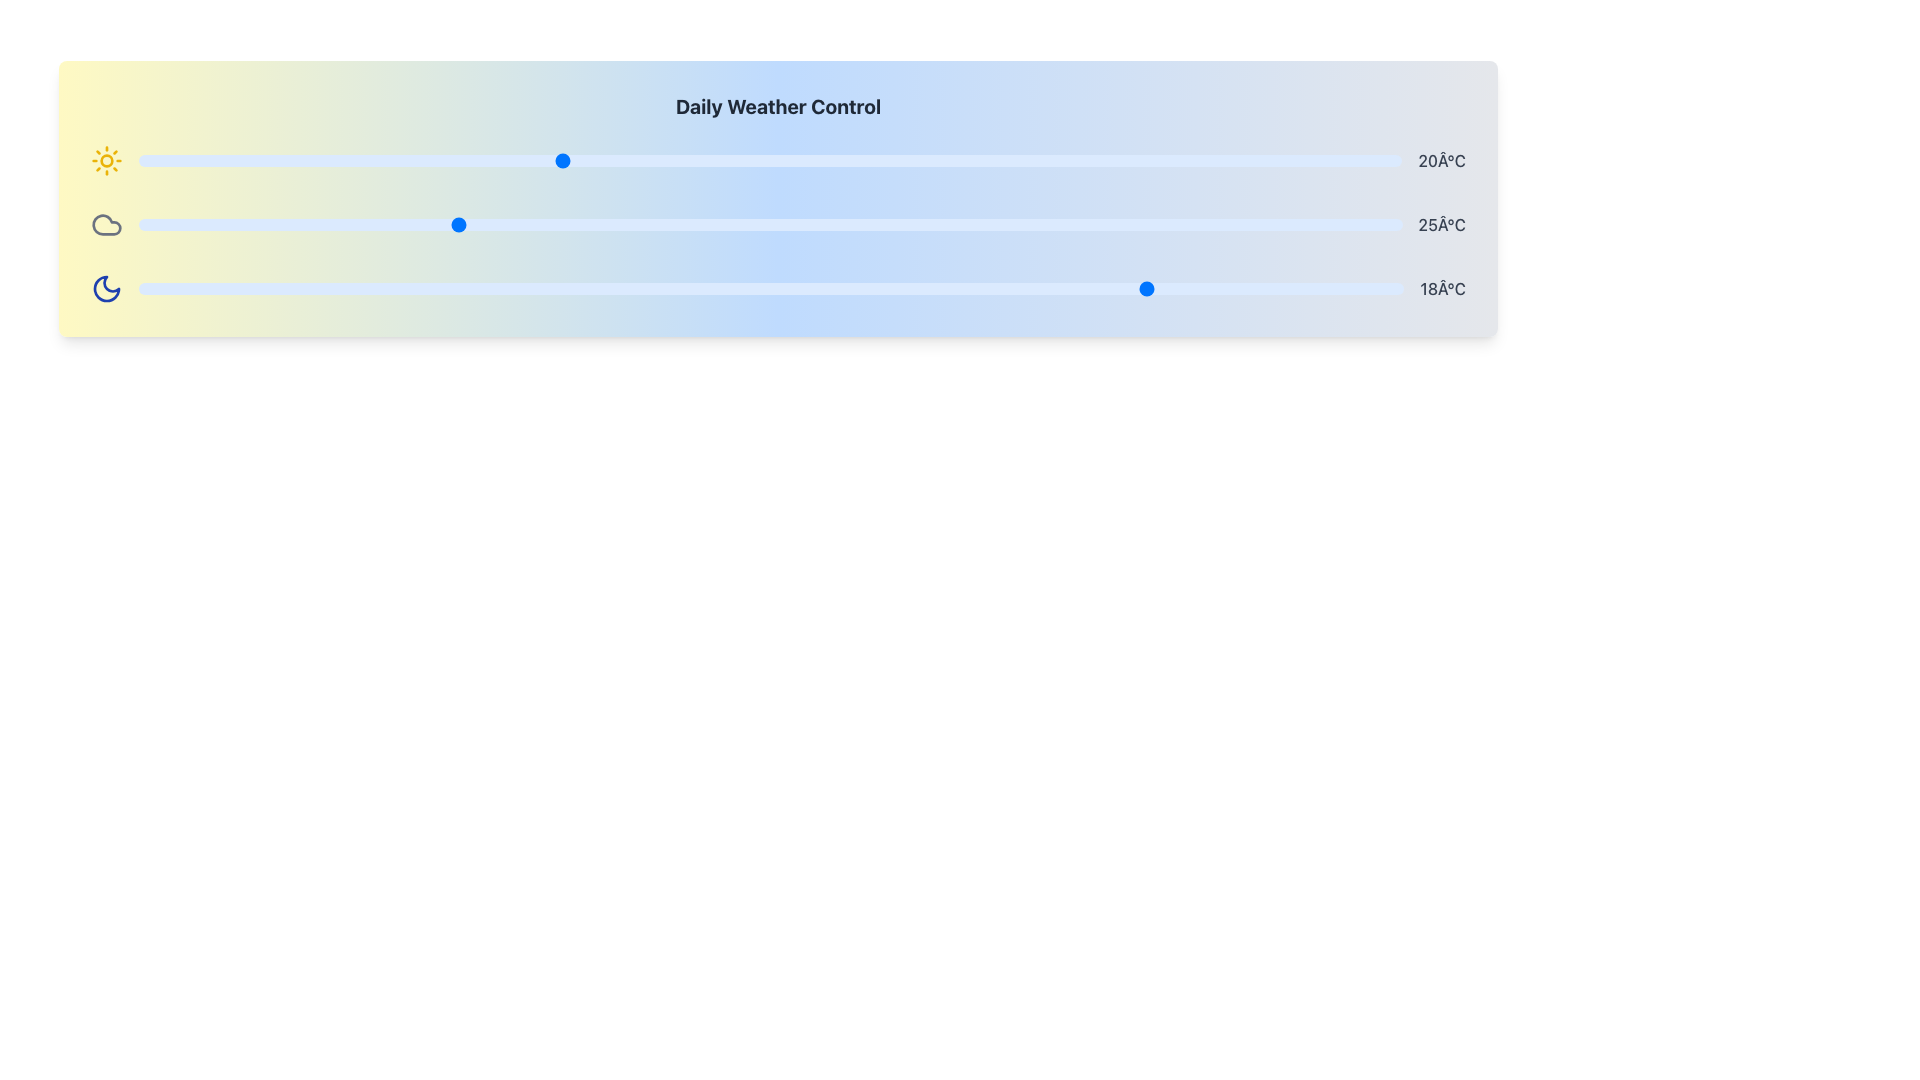  I want to click on the slider value, so click(1023, 224).